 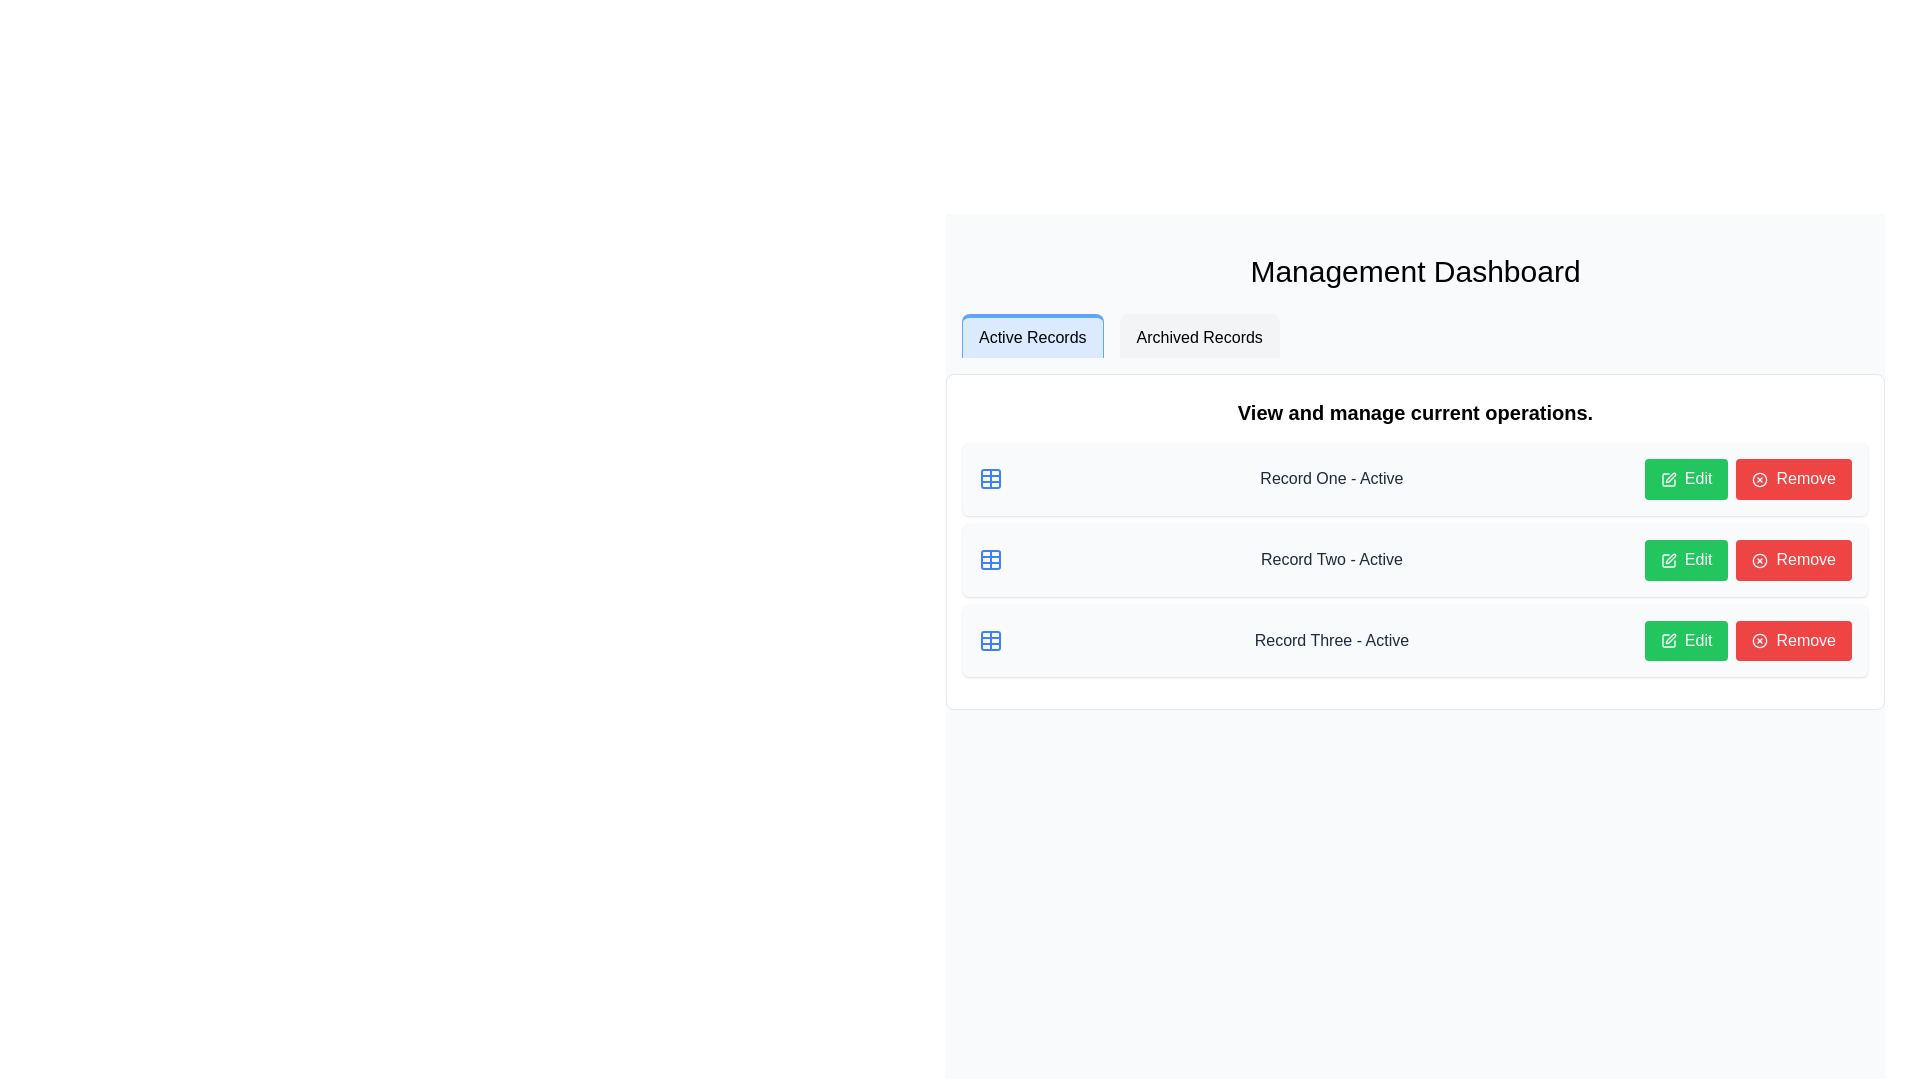 What do you see at coordinates (1760, 479) in the screenshot?
I see `the red circular icon with a white cross inside, which is located within the 'Remove' button in the first row of actions for 'Record One - Active'` at bounding box center [1760, 479].